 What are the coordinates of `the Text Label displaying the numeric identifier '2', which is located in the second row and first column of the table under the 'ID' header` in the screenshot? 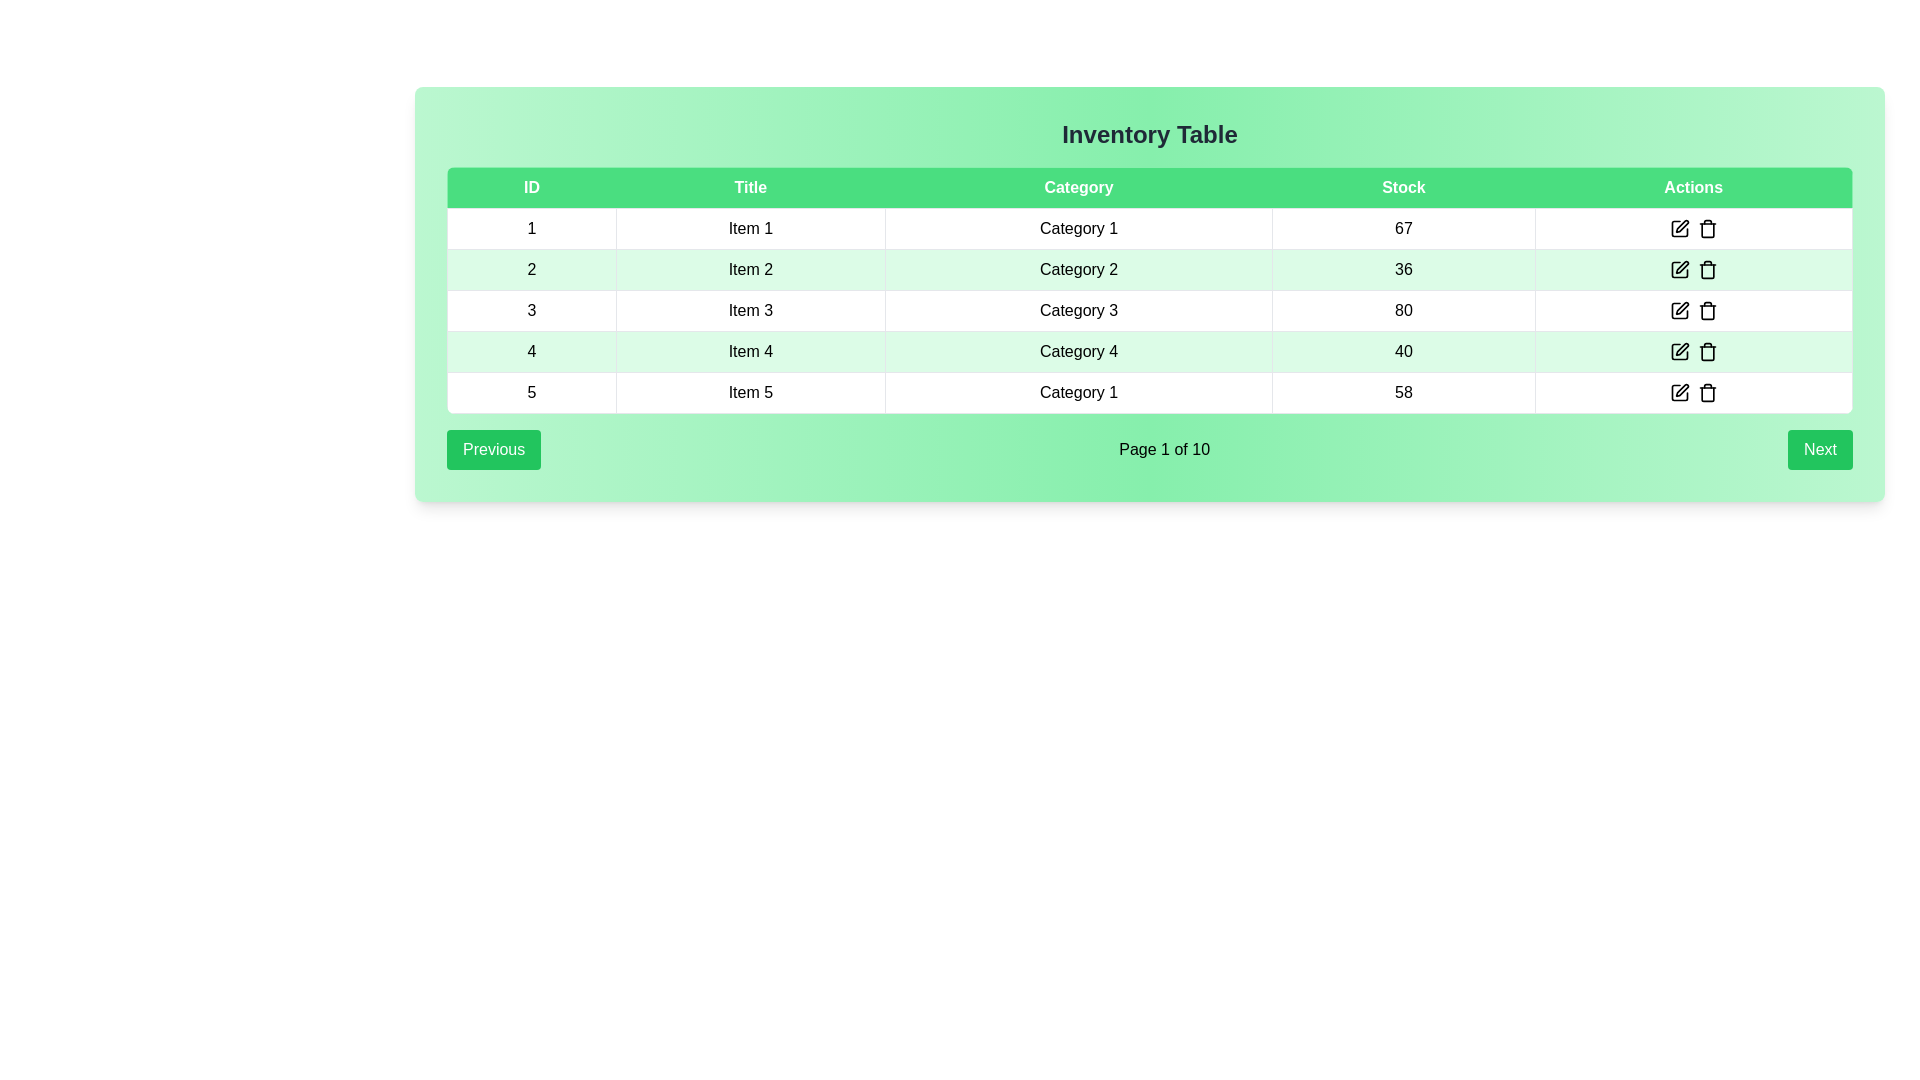 It's located at (531, 270).